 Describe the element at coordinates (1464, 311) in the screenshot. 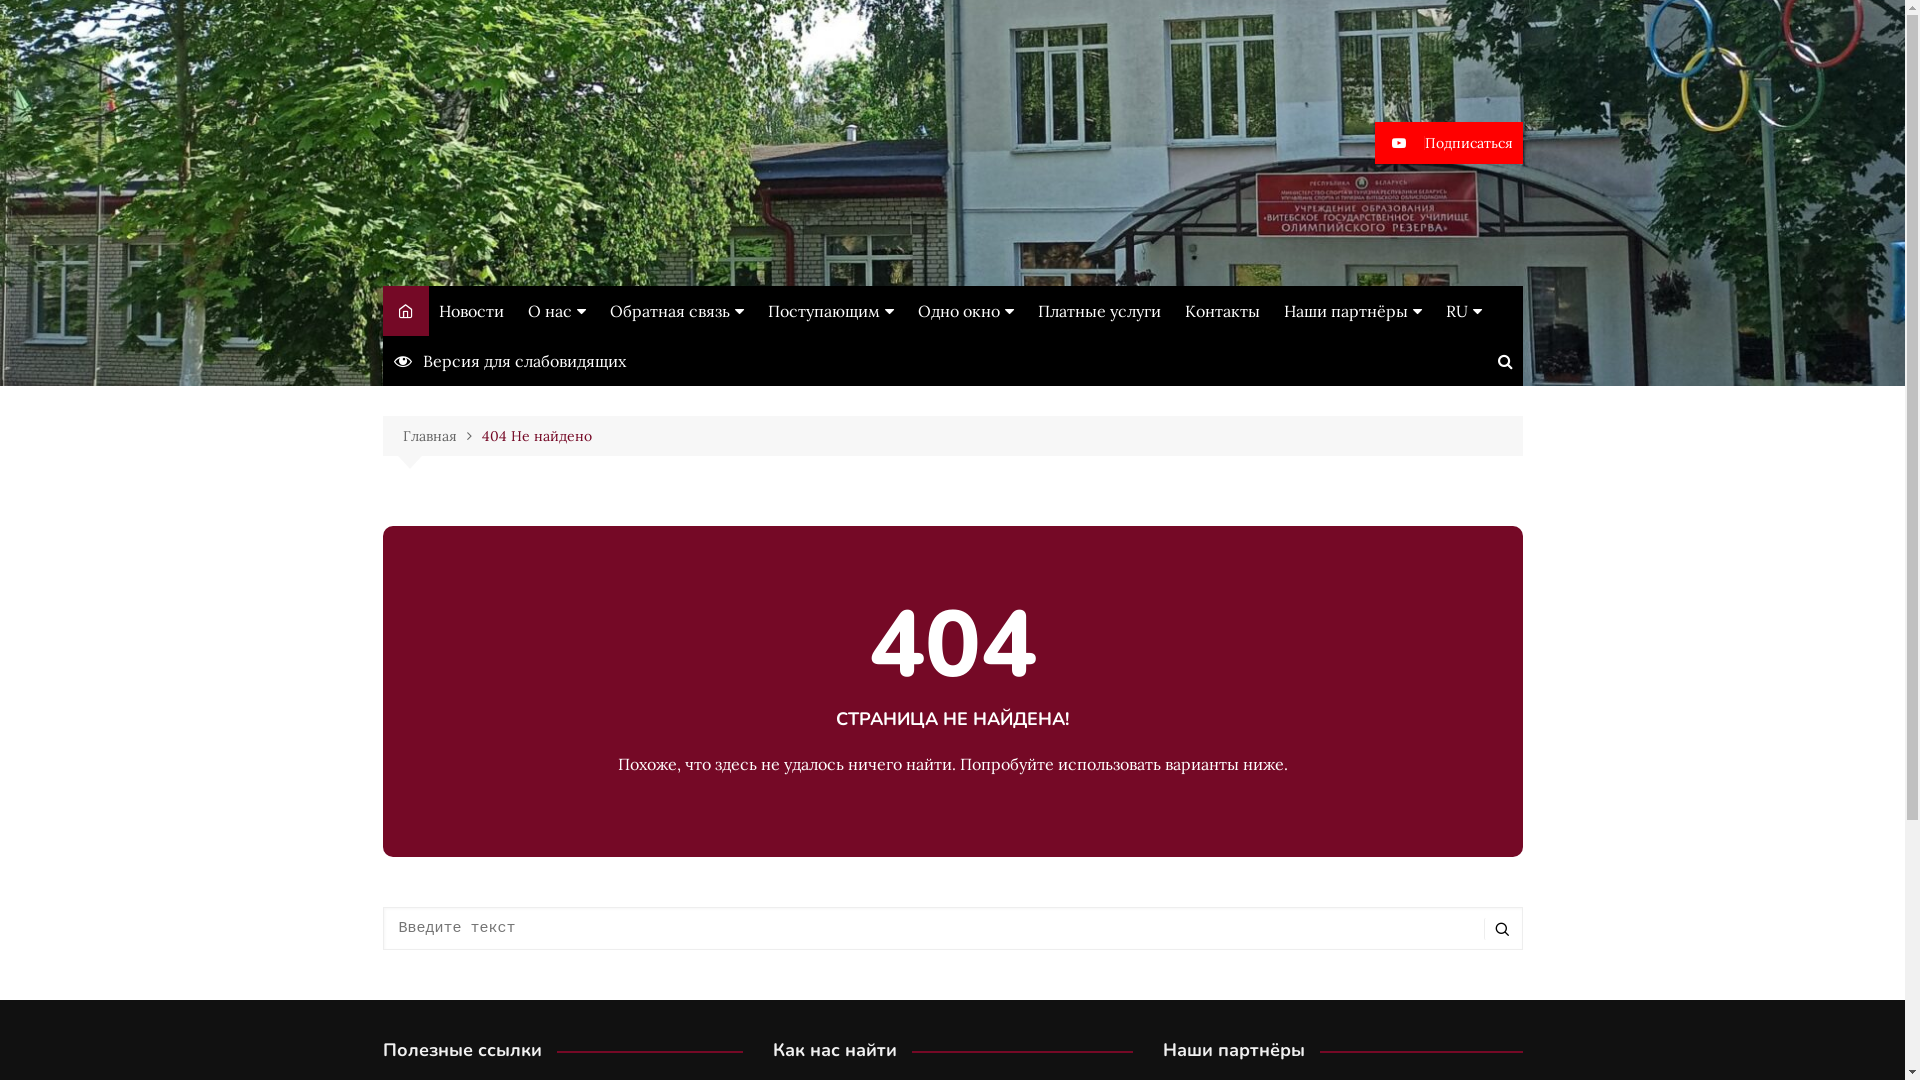

I see `'RU'` at that location.